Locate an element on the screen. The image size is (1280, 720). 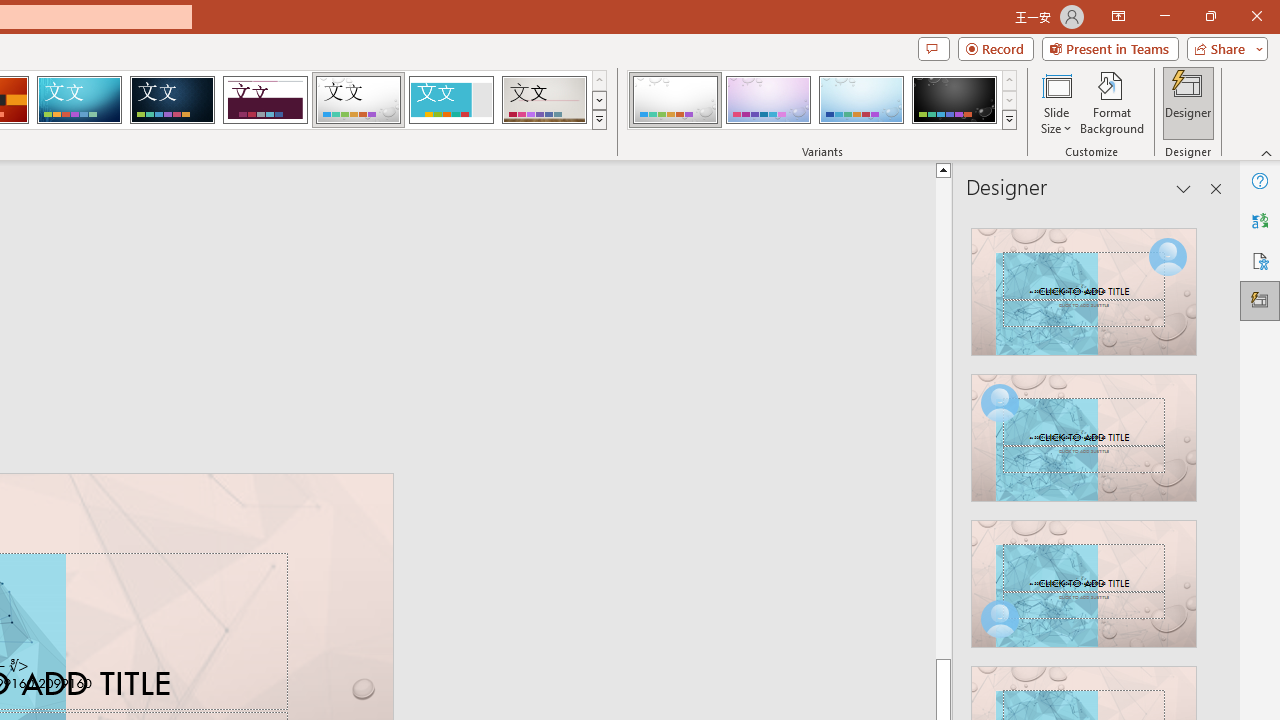
'Droplet Variant 1' is located at coordinates (675, 100).